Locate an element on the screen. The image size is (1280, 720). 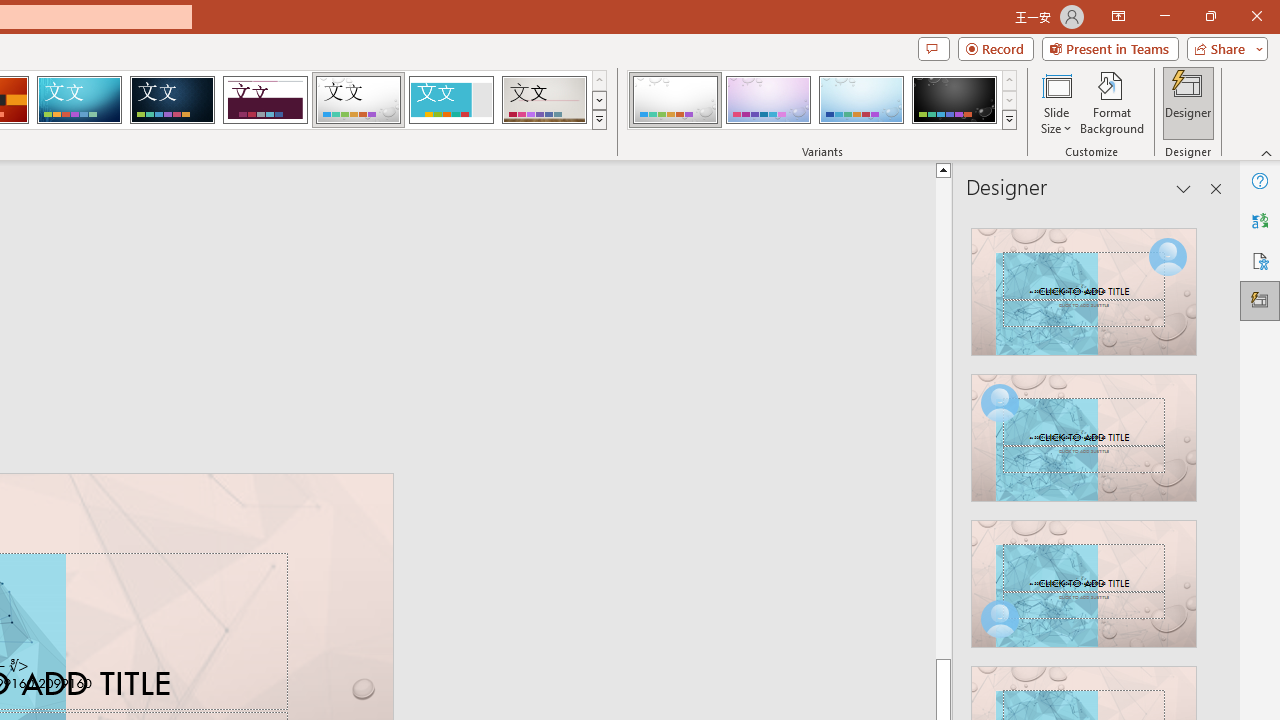
'Droplet Variant 1' is located at coordinates (675, 100).